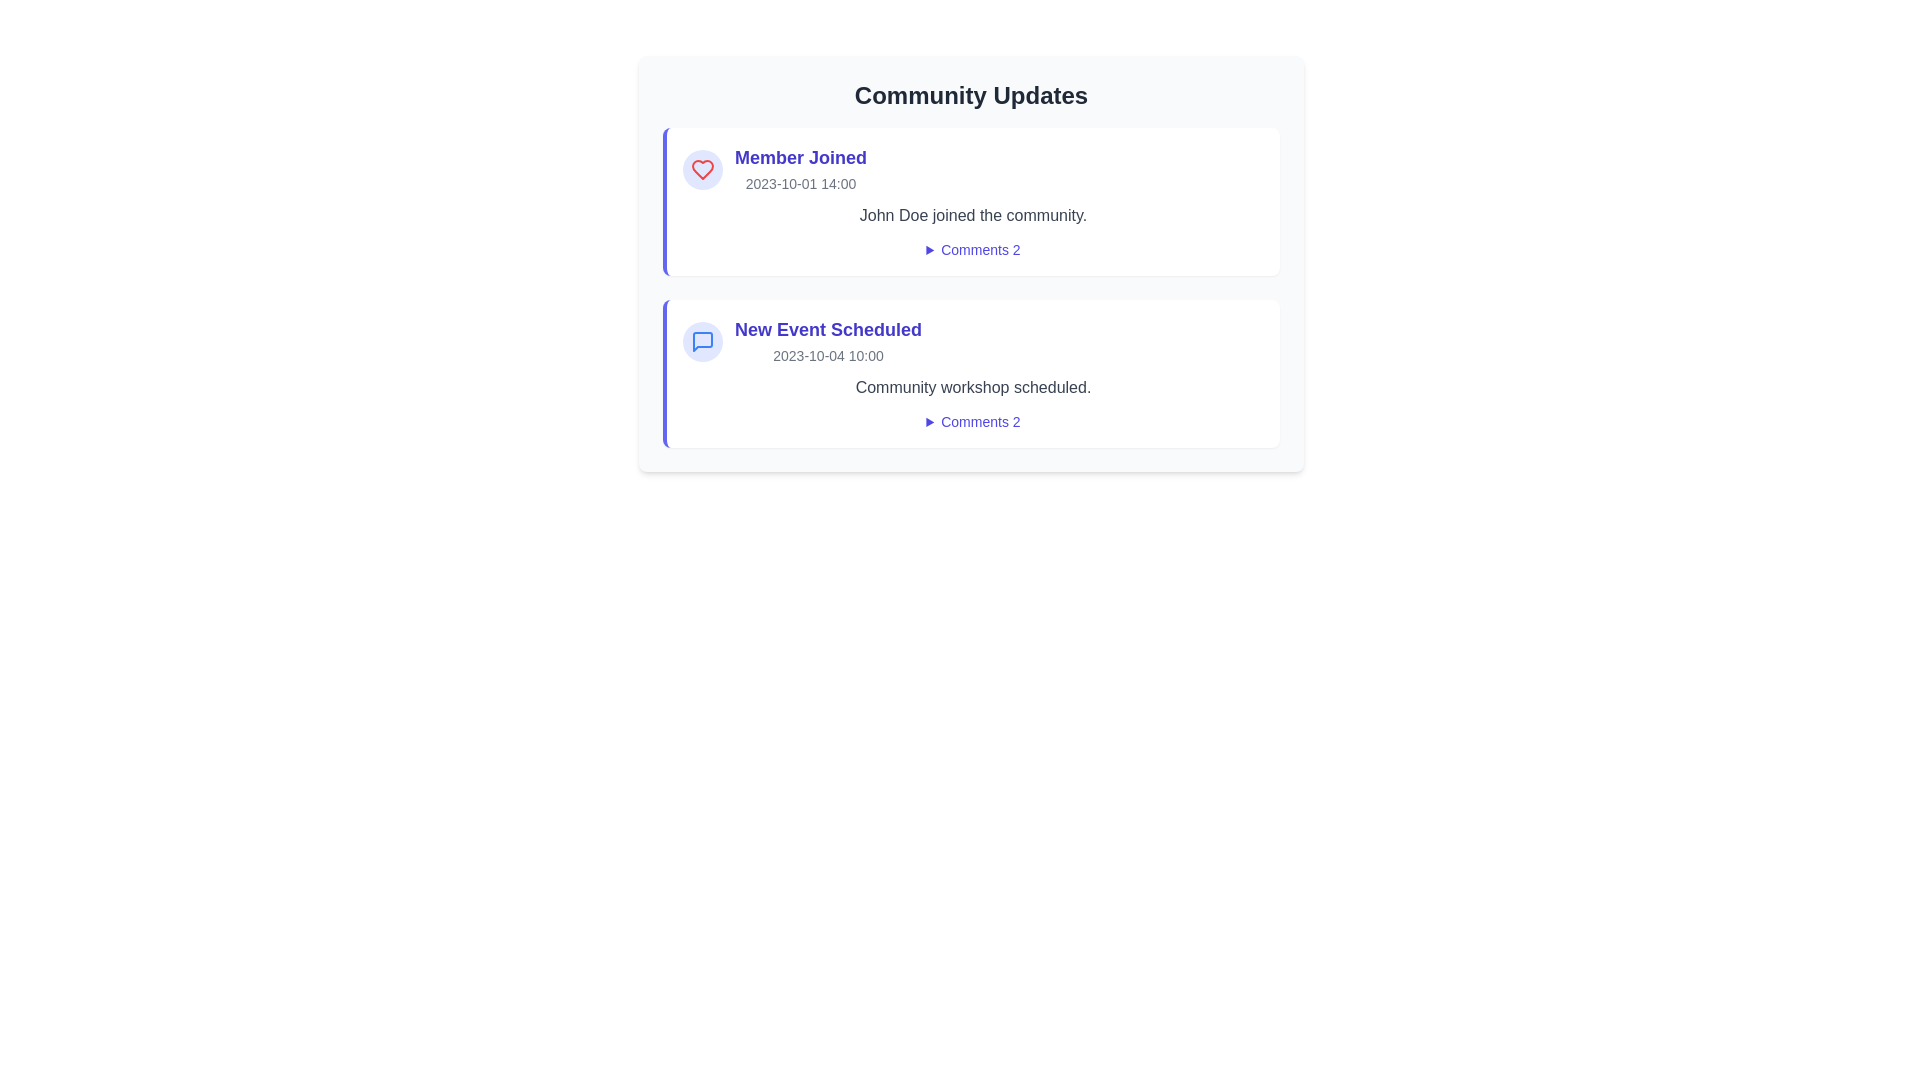 The width and height of the screenshot is (1920, 1080). Describe the element at coordinates (702, 341) in the screenshot. I see `the circular icon with a light blue background on the left side of the second row in the community updates list, which indicates a 'New Event Scheduled'` at that location.